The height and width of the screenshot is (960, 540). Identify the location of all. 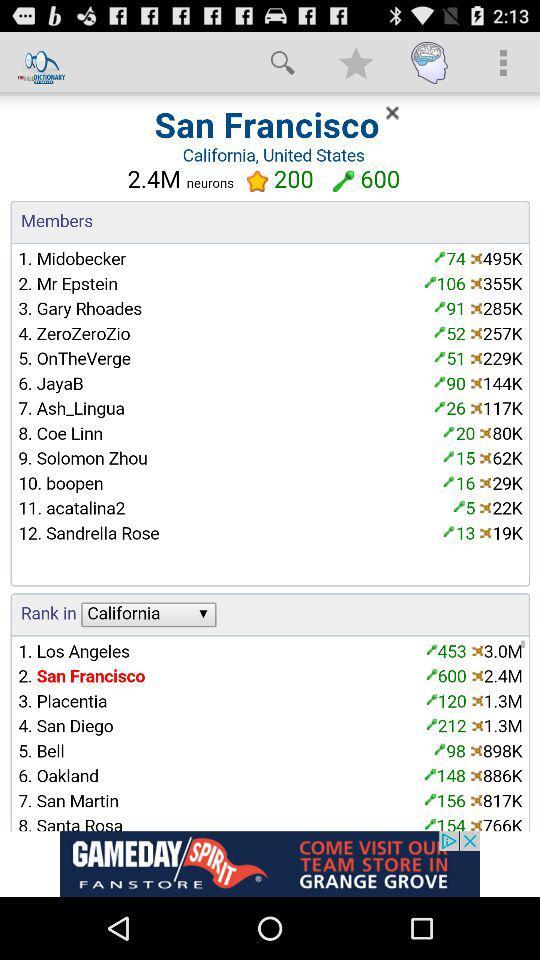
(270, 462).